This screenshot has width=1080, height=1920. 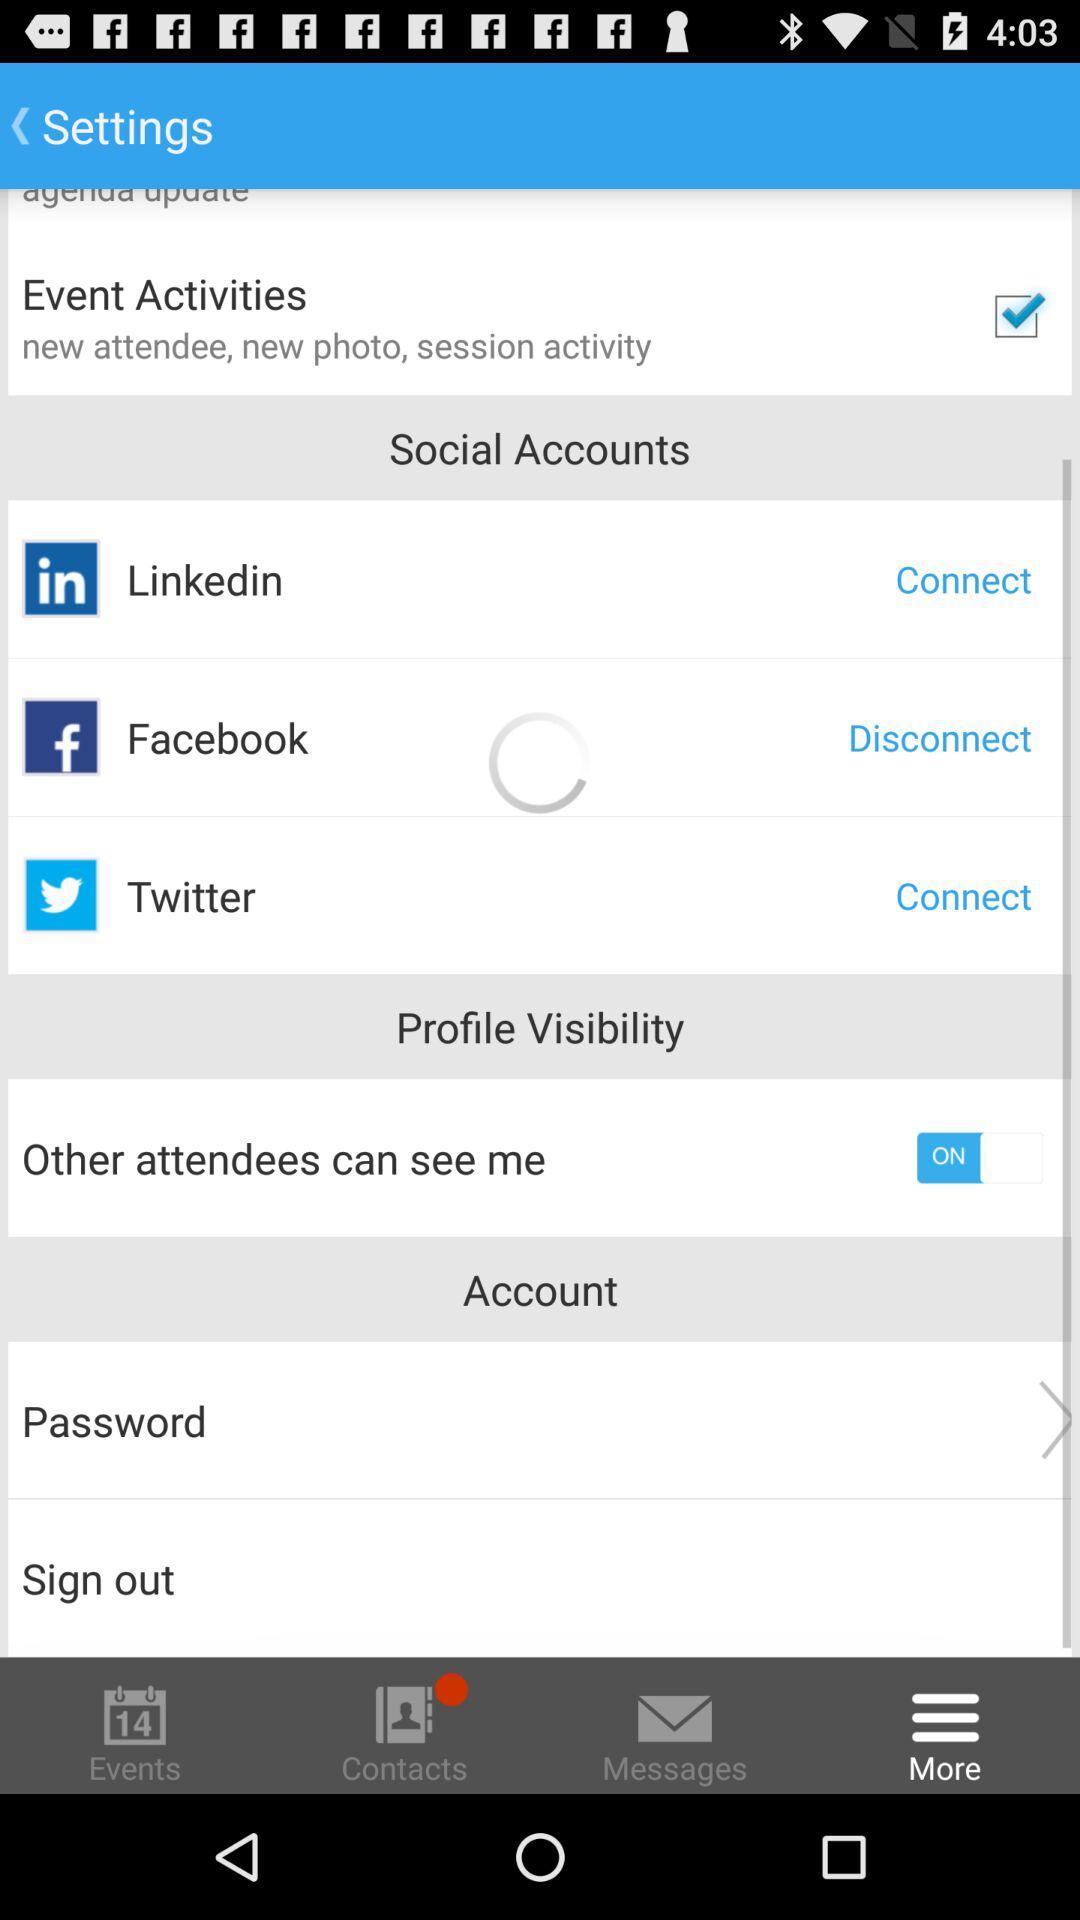 I want to click on the icon below profile visibility item, so click(x=978, y=1157).